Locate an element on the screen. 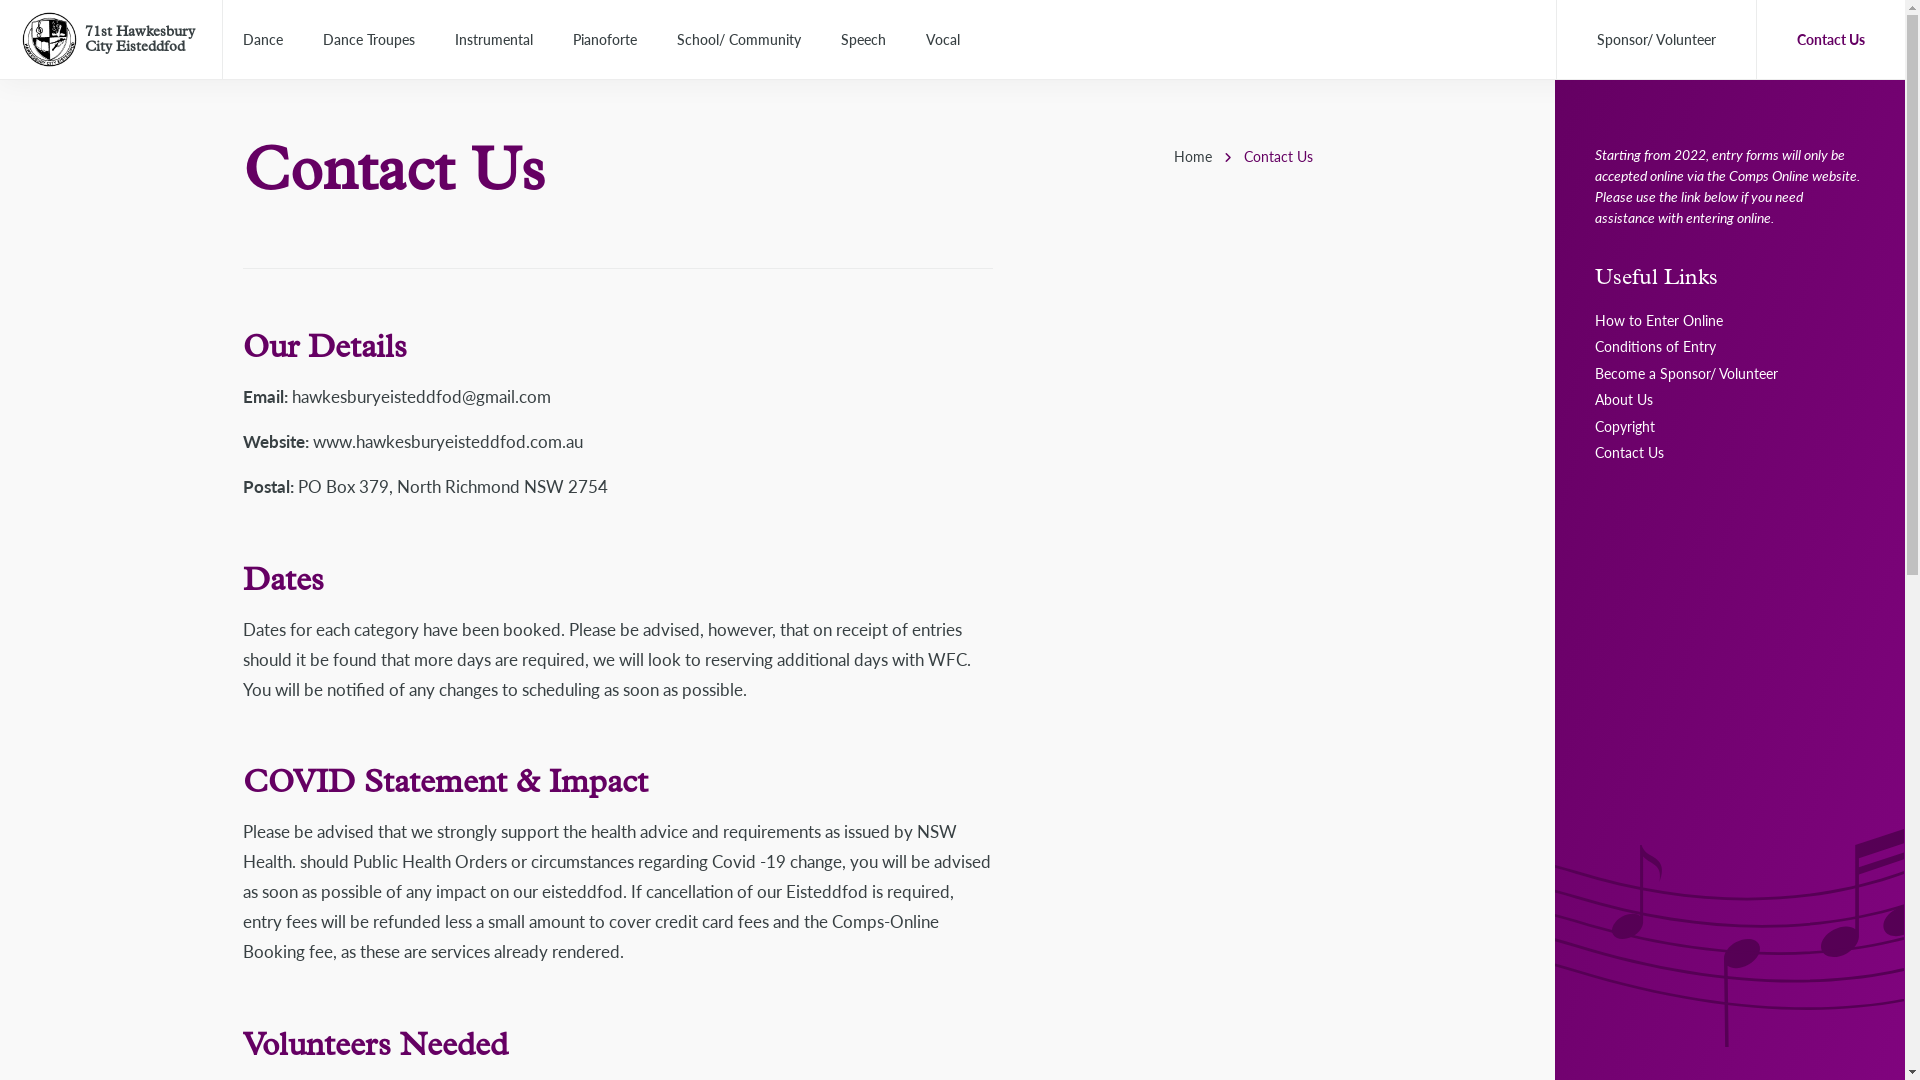 The image size is (1920, 1080). 'Become a Sponsor/ Volunteer' is located at coordinates (1685, 373).